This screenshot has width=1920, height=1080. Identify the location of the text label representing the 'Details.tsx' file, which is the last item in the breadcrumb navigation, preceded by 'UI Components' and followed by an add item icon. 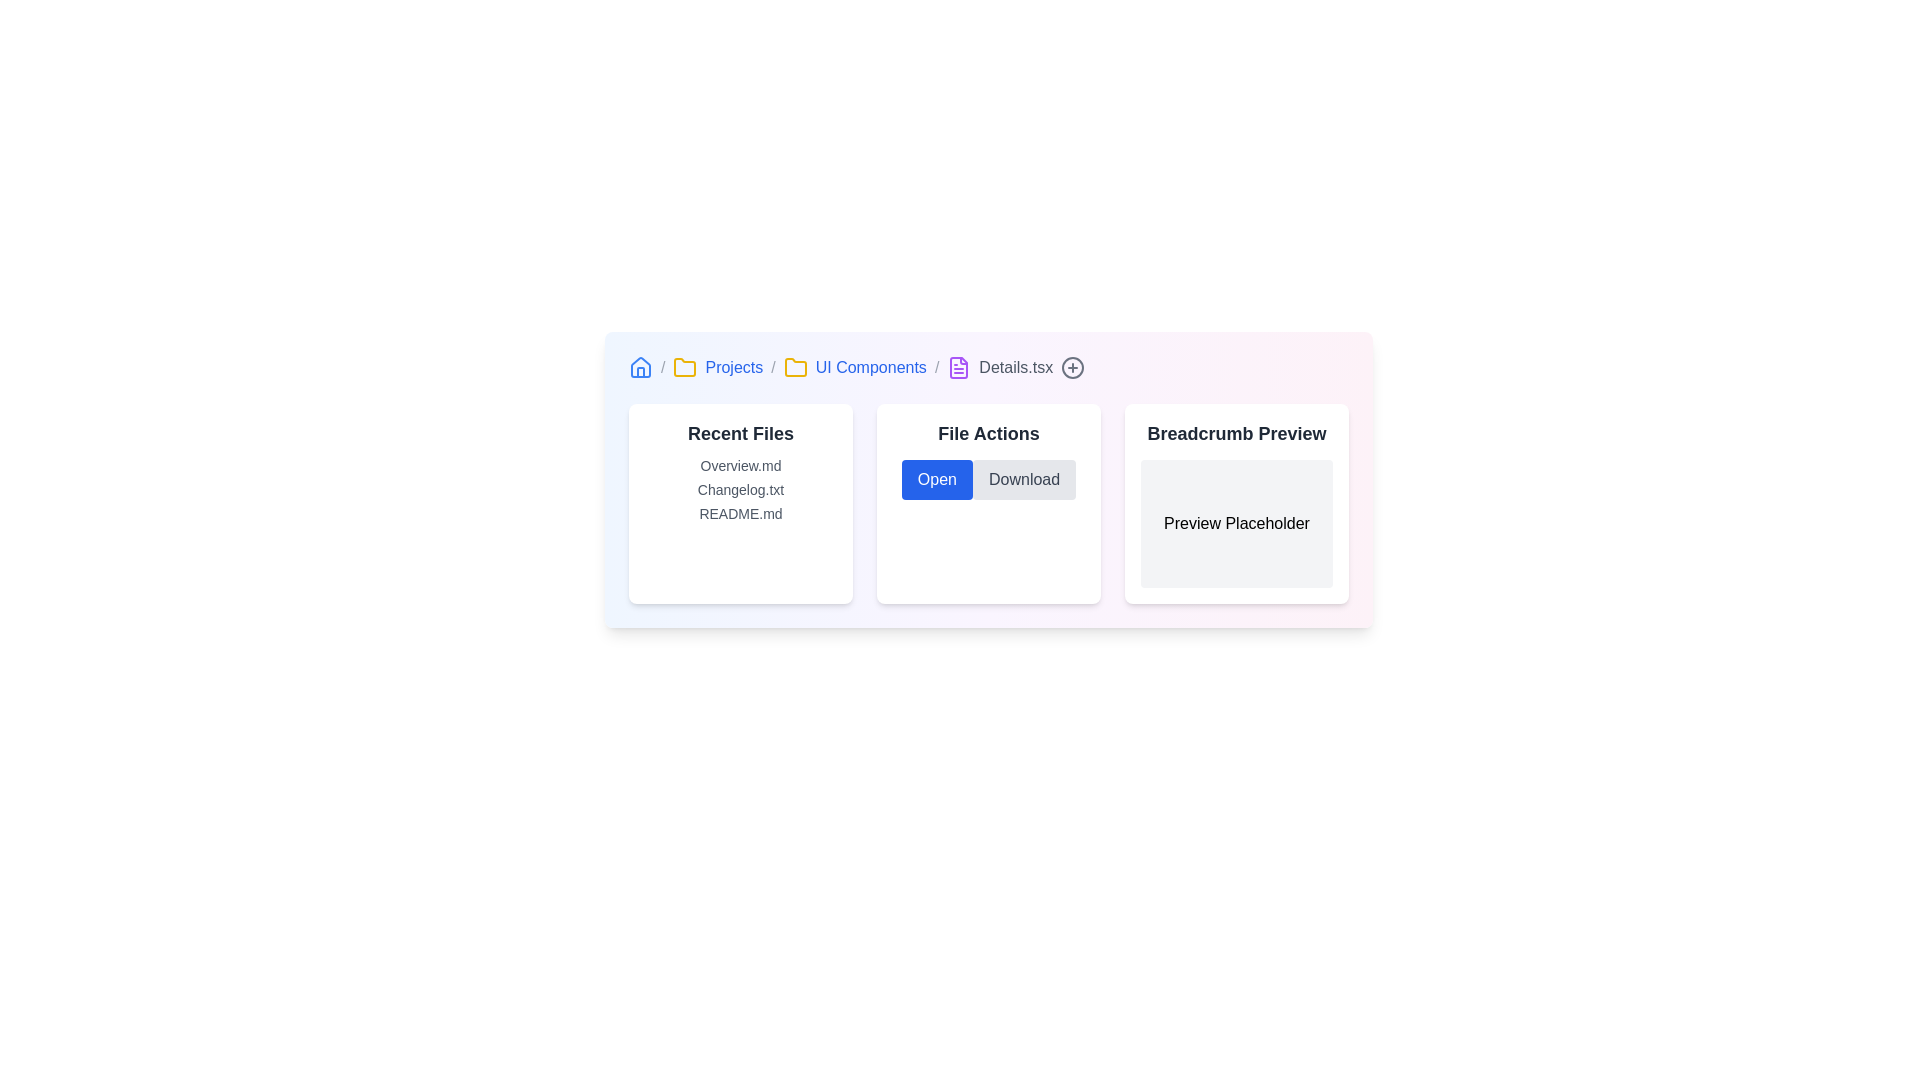
(1016, 367).